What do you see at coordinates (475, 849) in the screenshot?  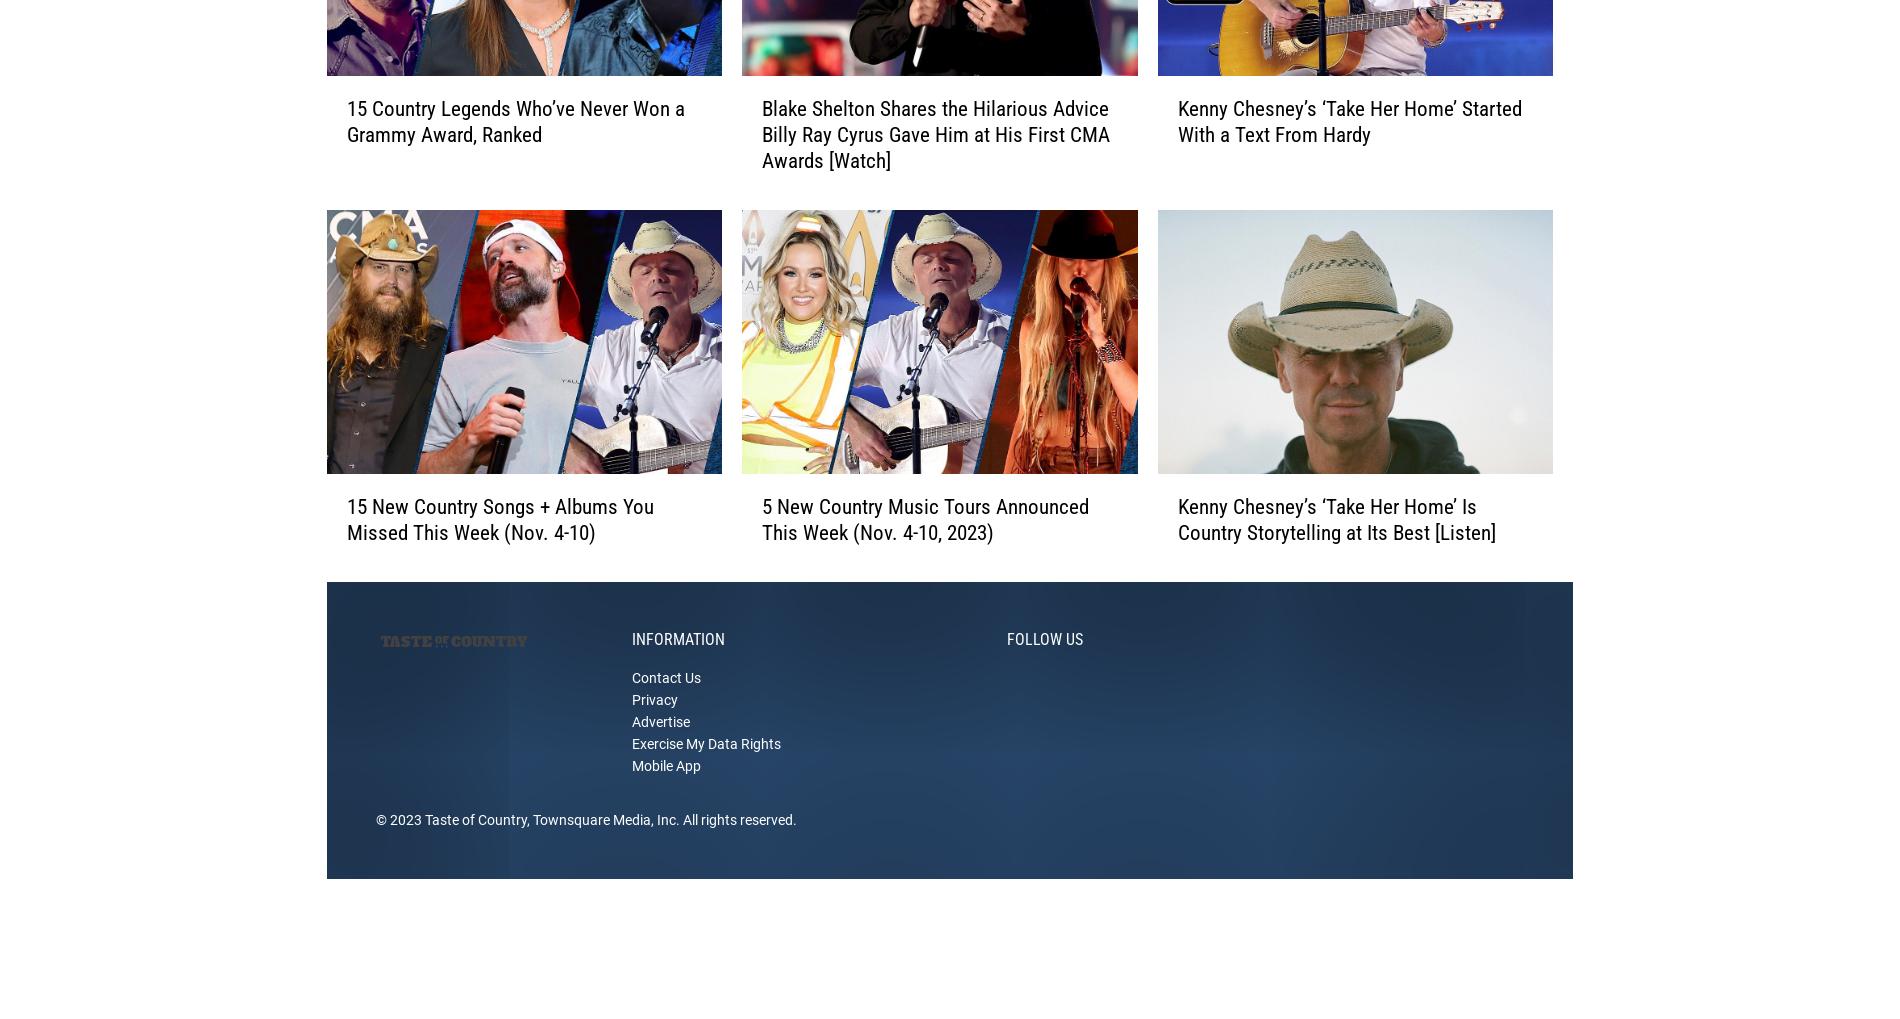 I see `'Taste of Country'` at bounding box center [475, 849].